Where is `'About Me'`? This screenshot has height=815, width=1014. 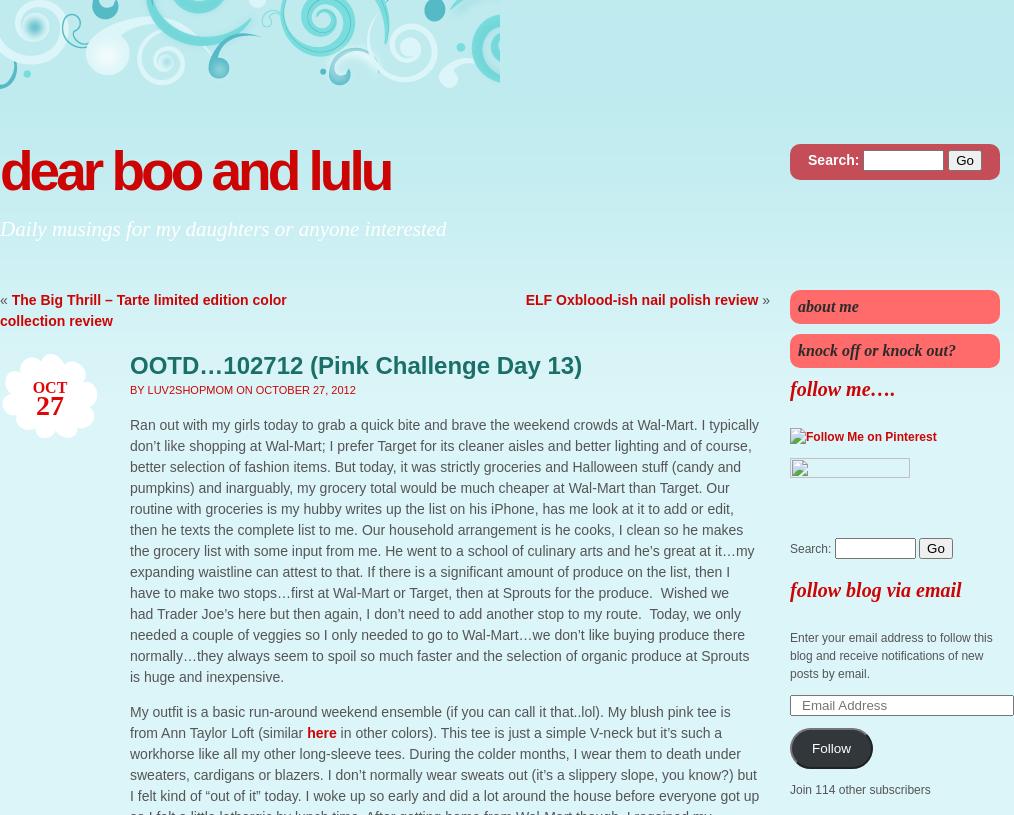 'About Me' is located at coordinates (798, 305).